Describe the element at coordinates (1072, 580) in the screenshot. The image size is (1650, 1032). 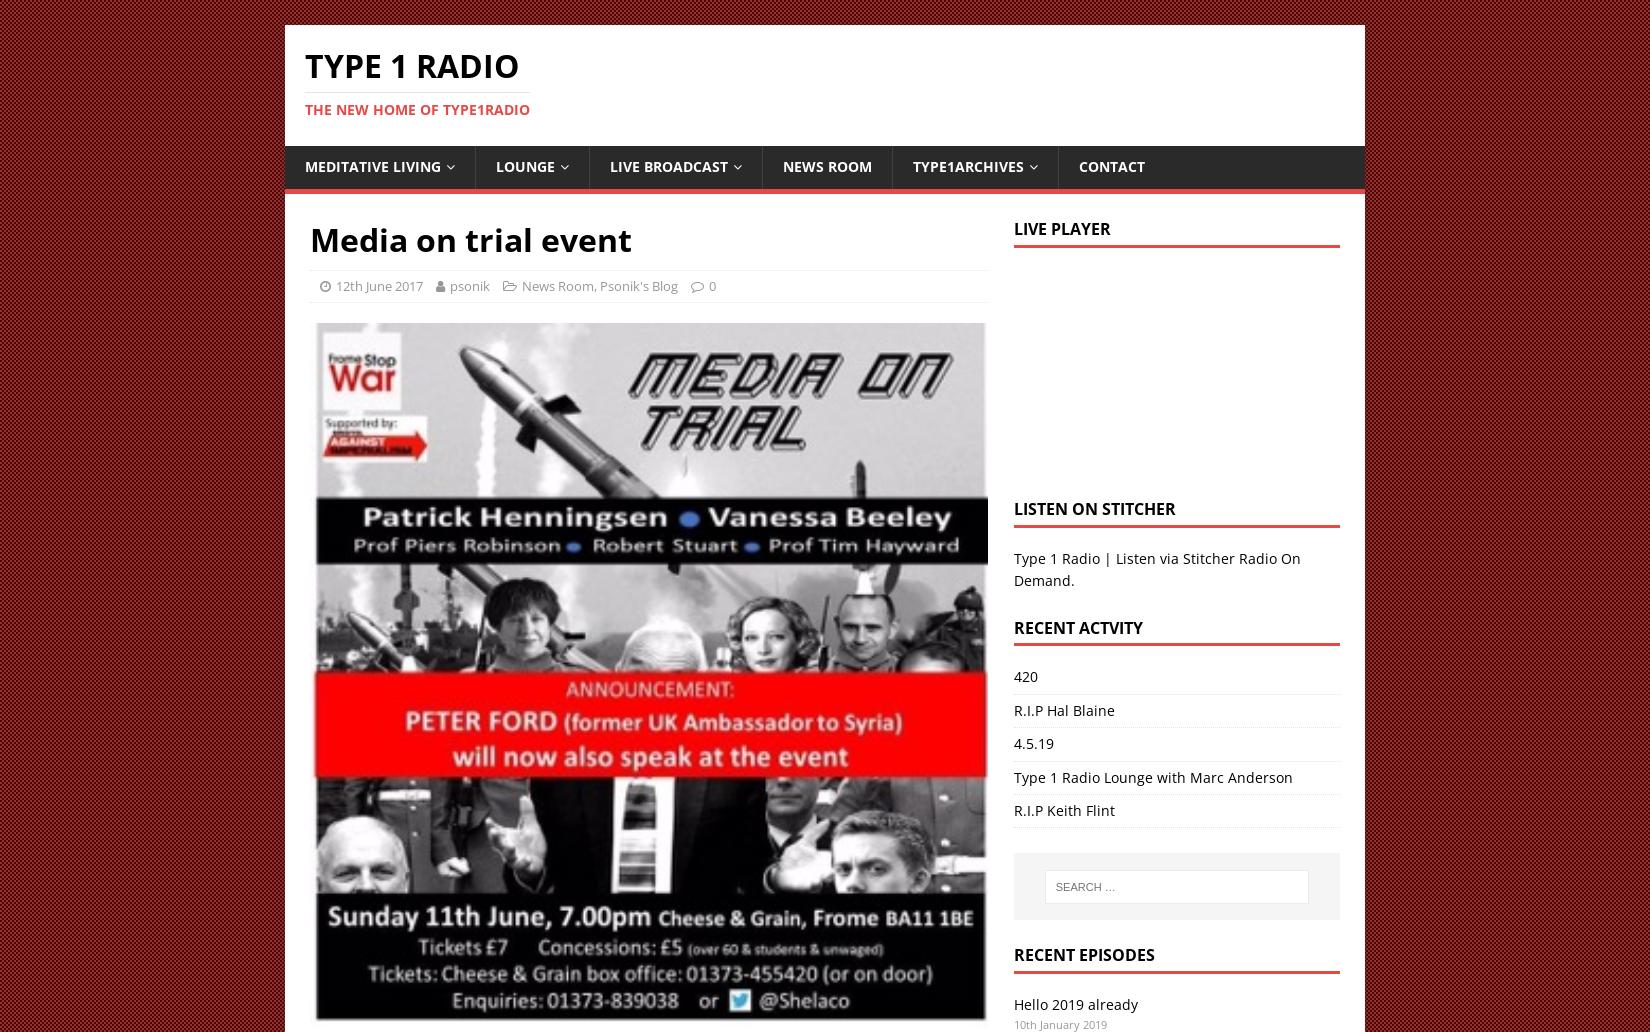
I see `'.'` at that location.